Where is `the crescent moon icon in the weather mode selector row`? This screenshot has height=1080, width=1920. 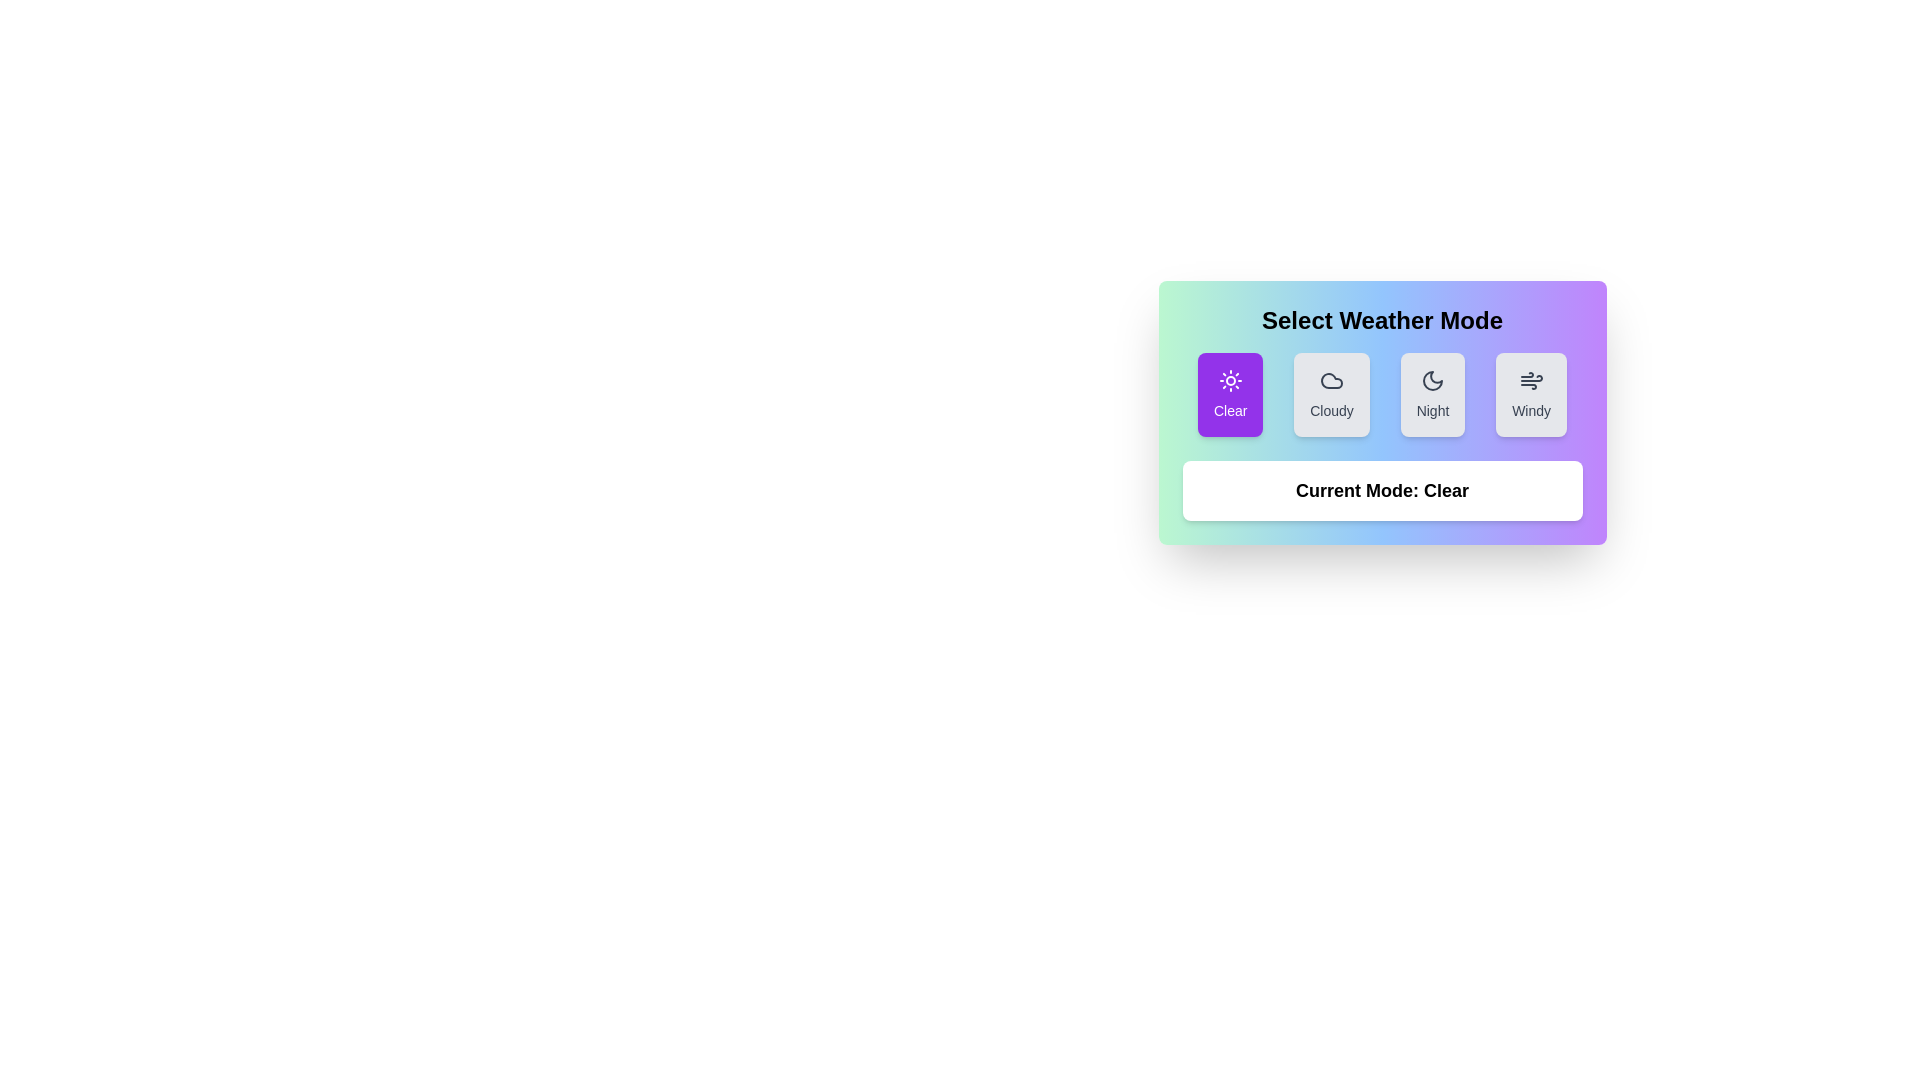 the crescent moon icon in the weather mode selector row is located at coordinates (1431, 381).